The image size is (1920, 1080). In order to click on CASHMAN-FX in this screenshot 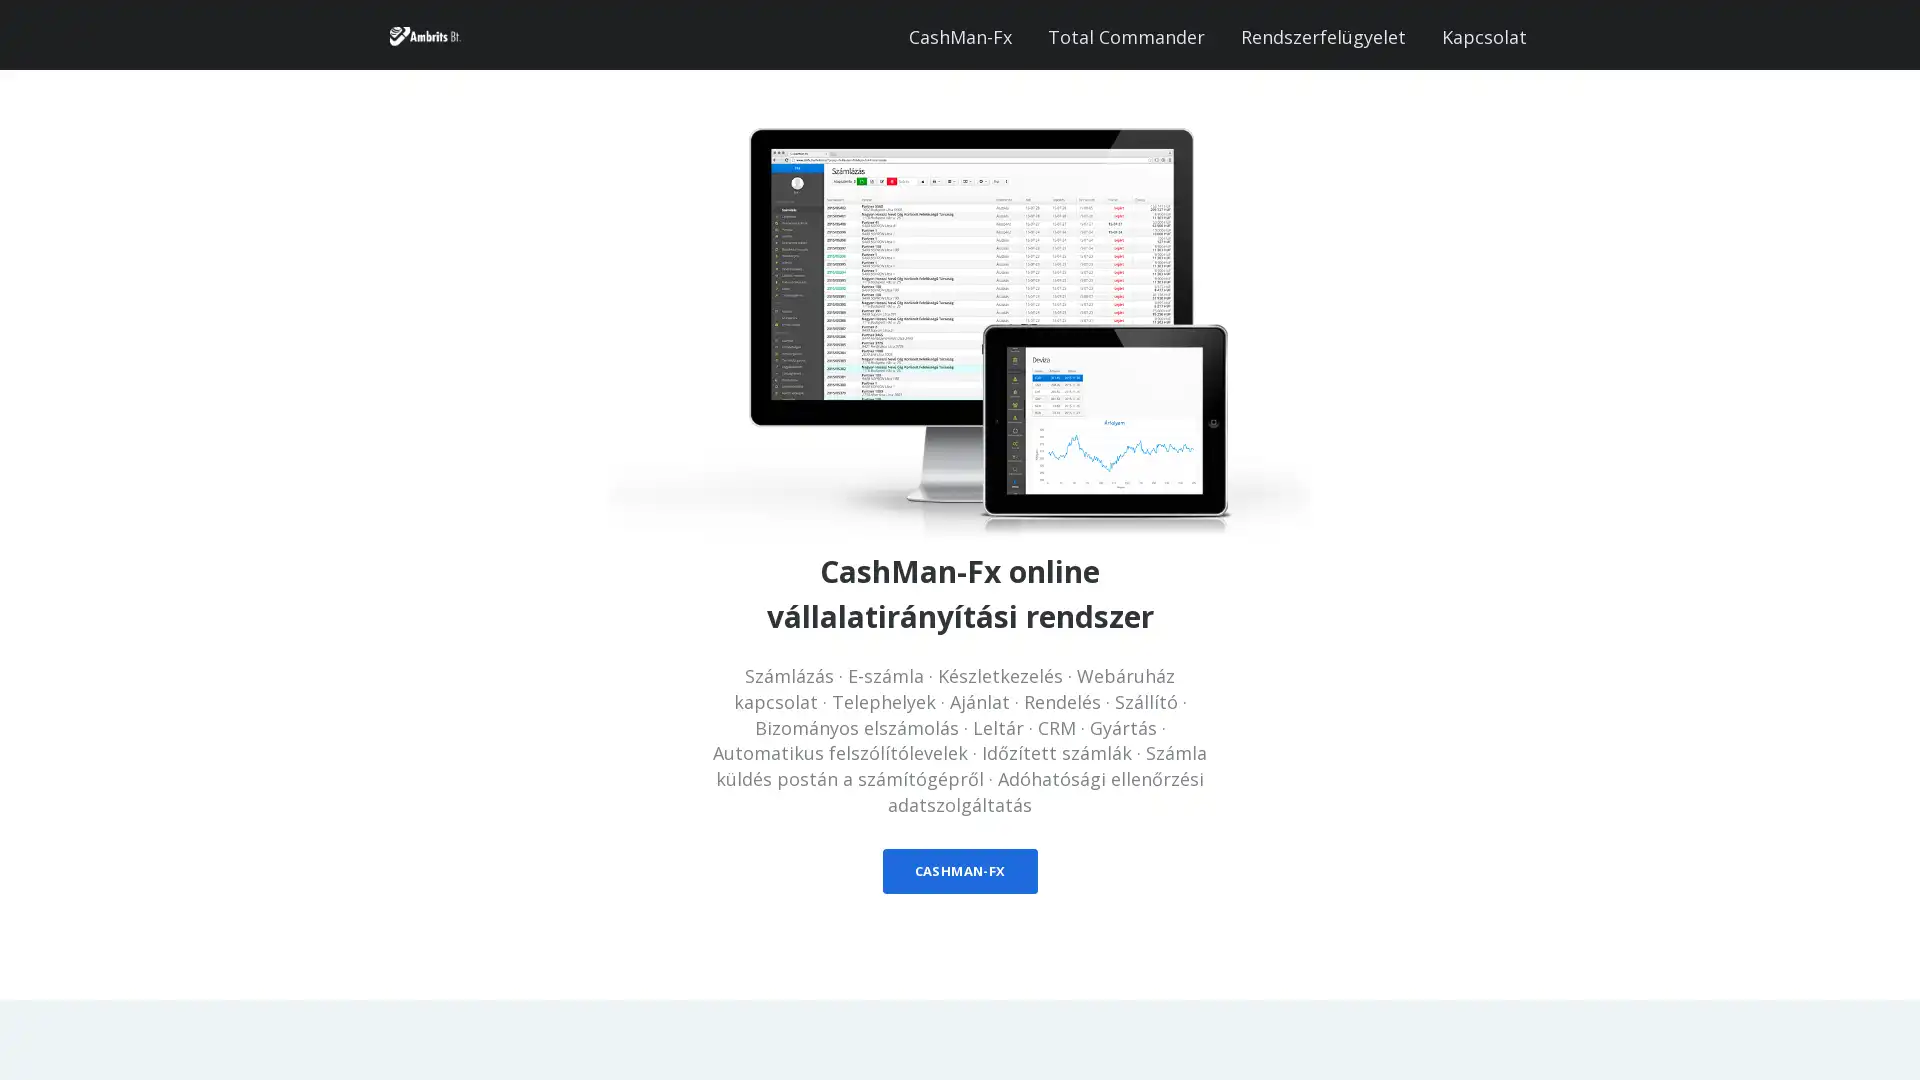, I will do `click(958, 870)`.